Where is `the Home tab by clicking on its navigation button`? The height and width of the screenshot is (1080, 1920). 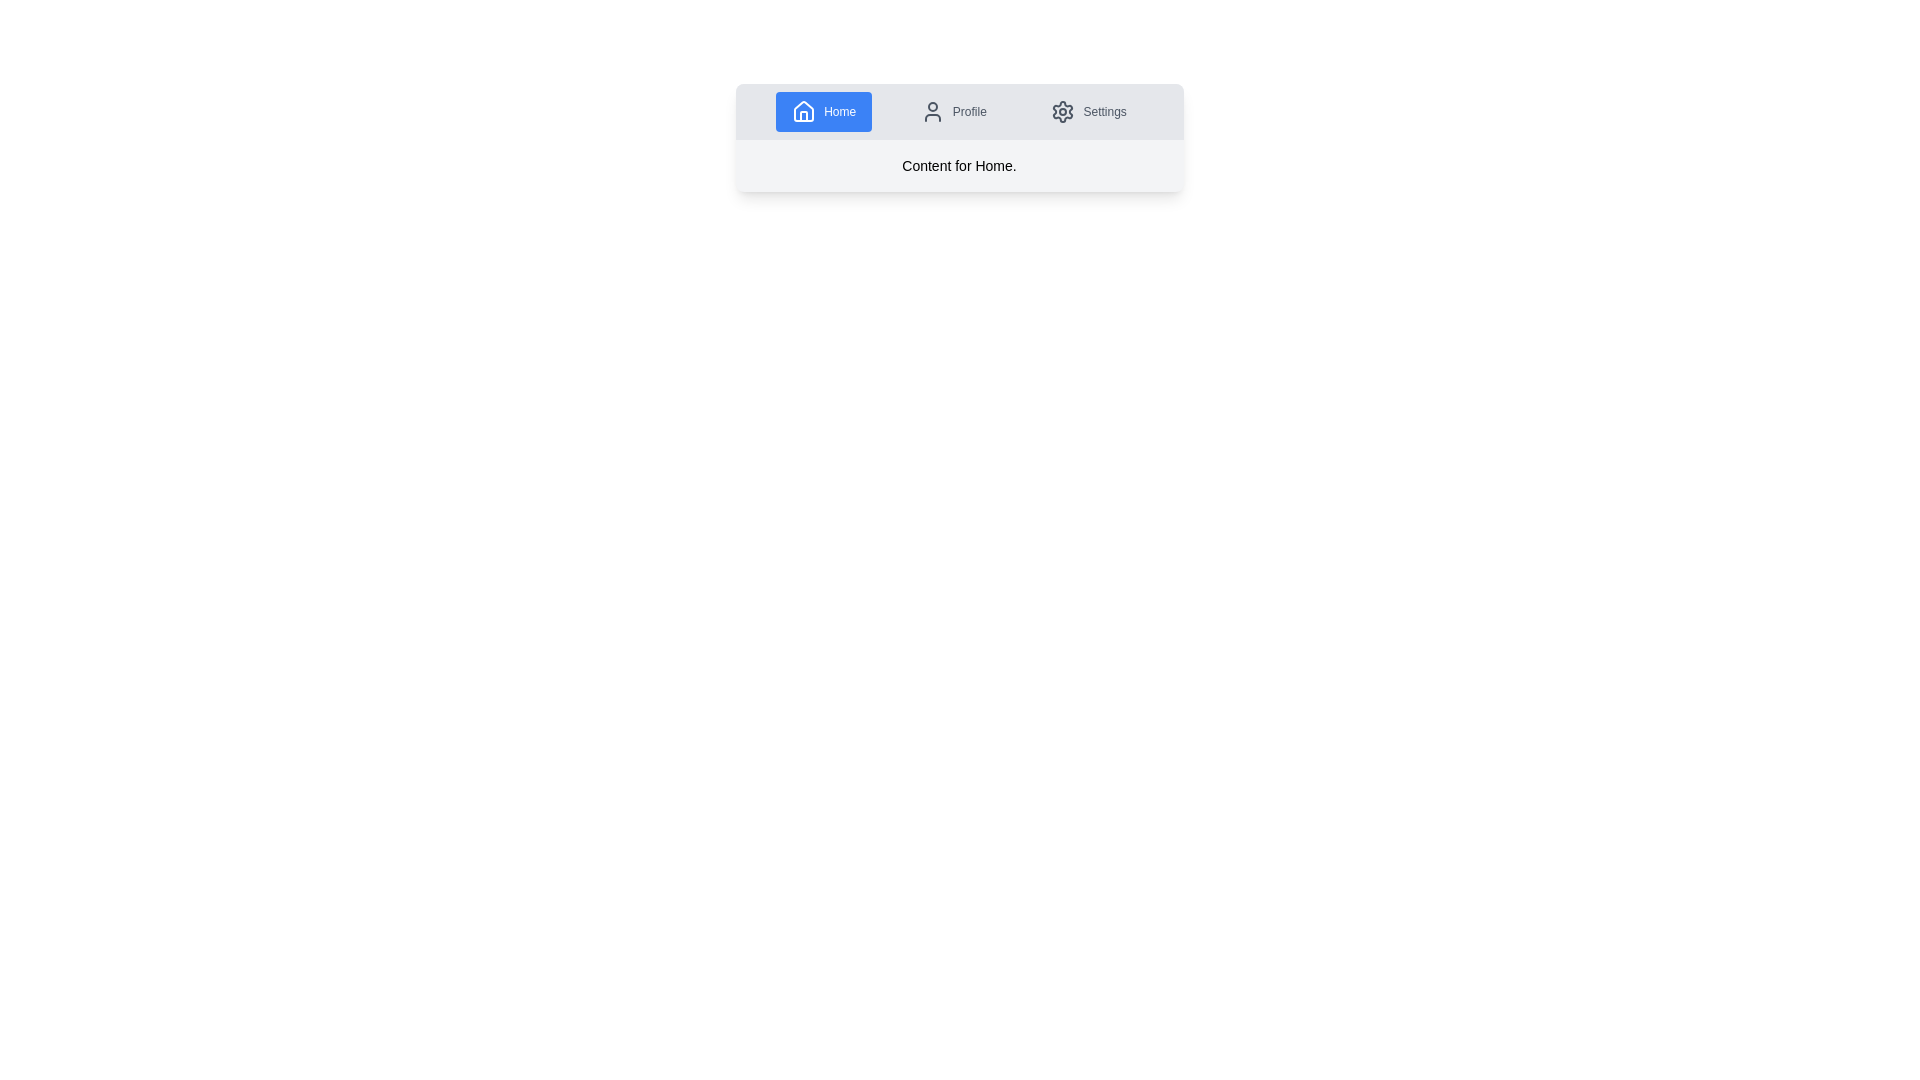 the Home tab by clicking on its navigation button is located at coordinates (824, 111).